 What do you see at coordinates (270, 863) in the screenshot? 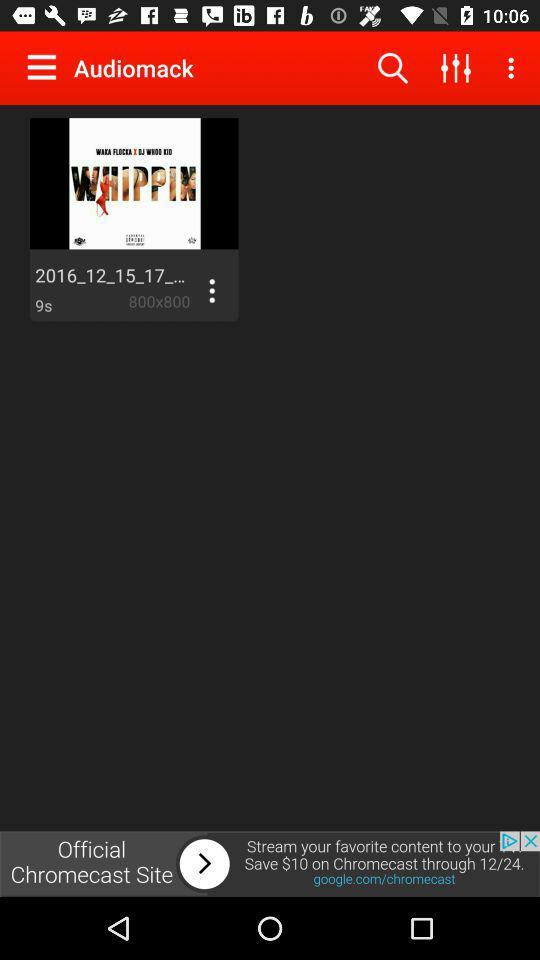
I see `open advertisement` at bounding box center [270, 863].